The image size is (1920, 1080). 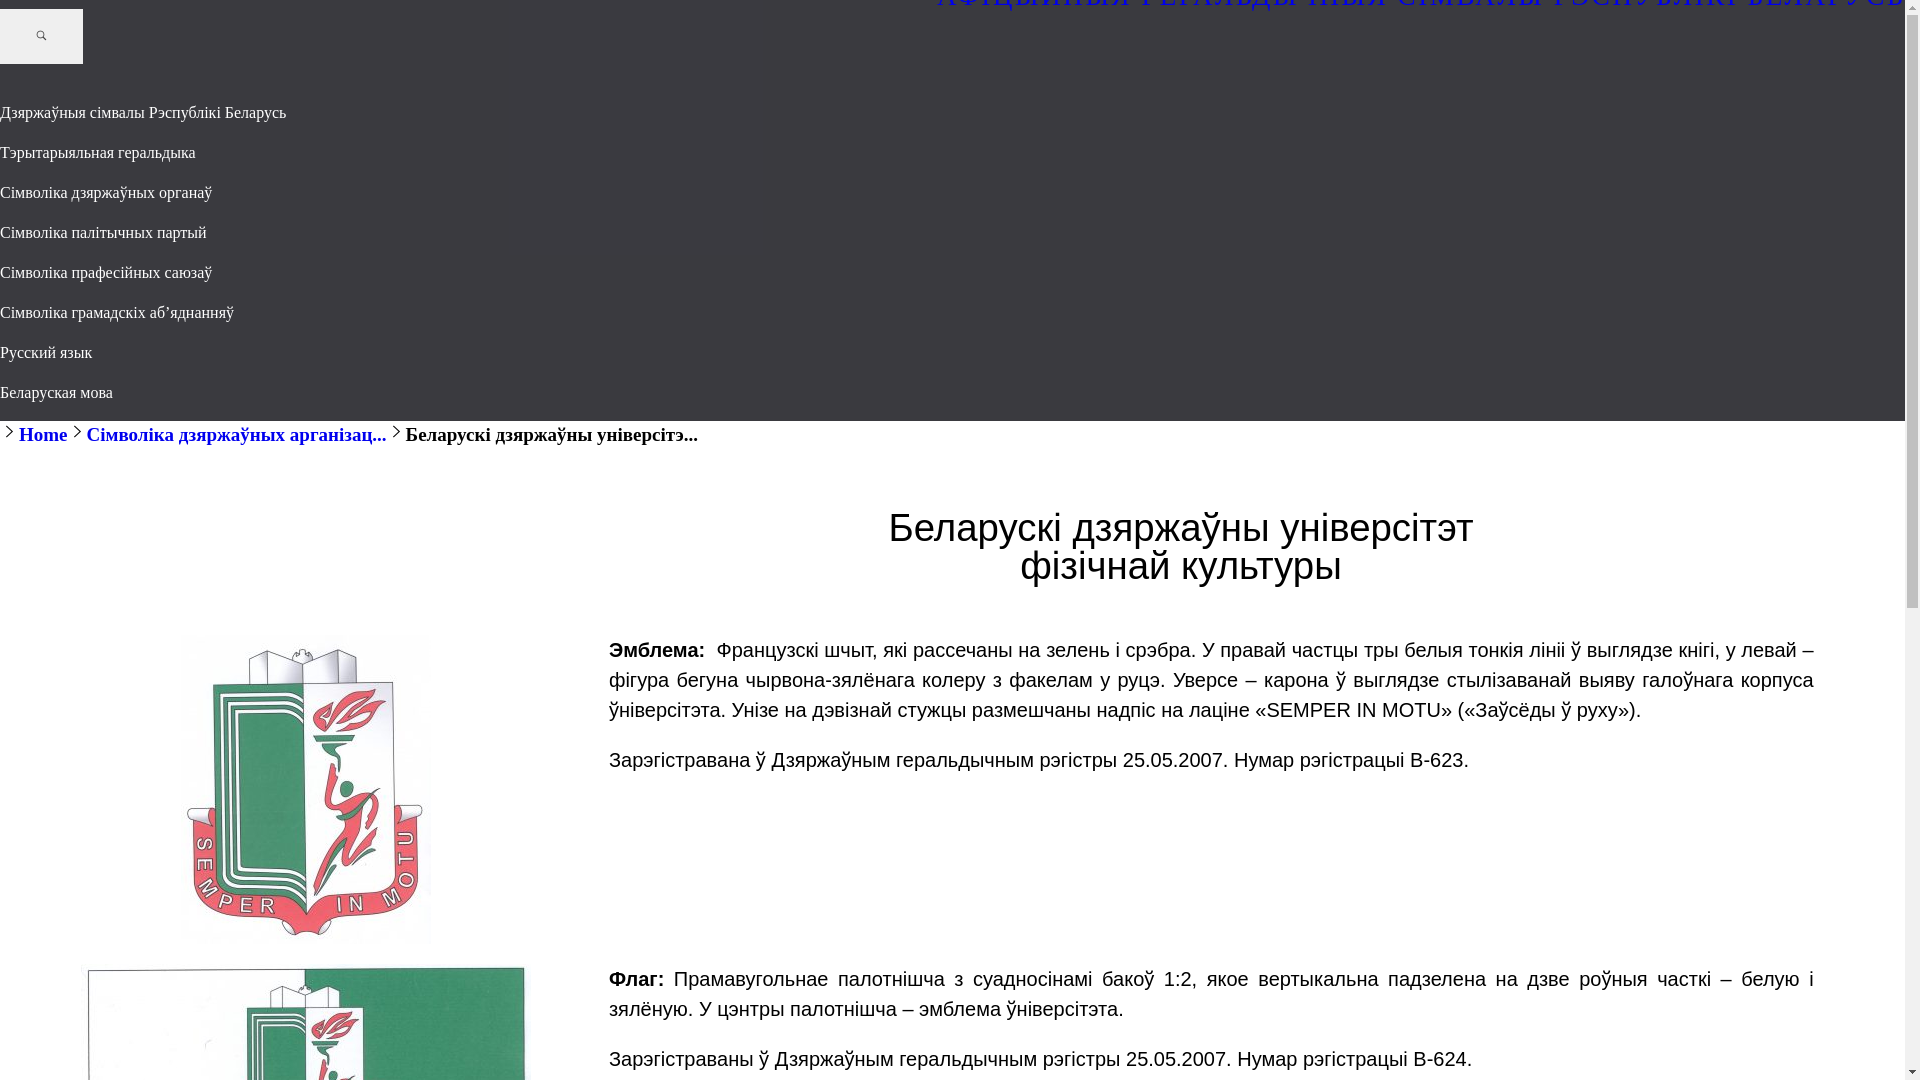 I want to click on '623', so click(x=305, y=788).